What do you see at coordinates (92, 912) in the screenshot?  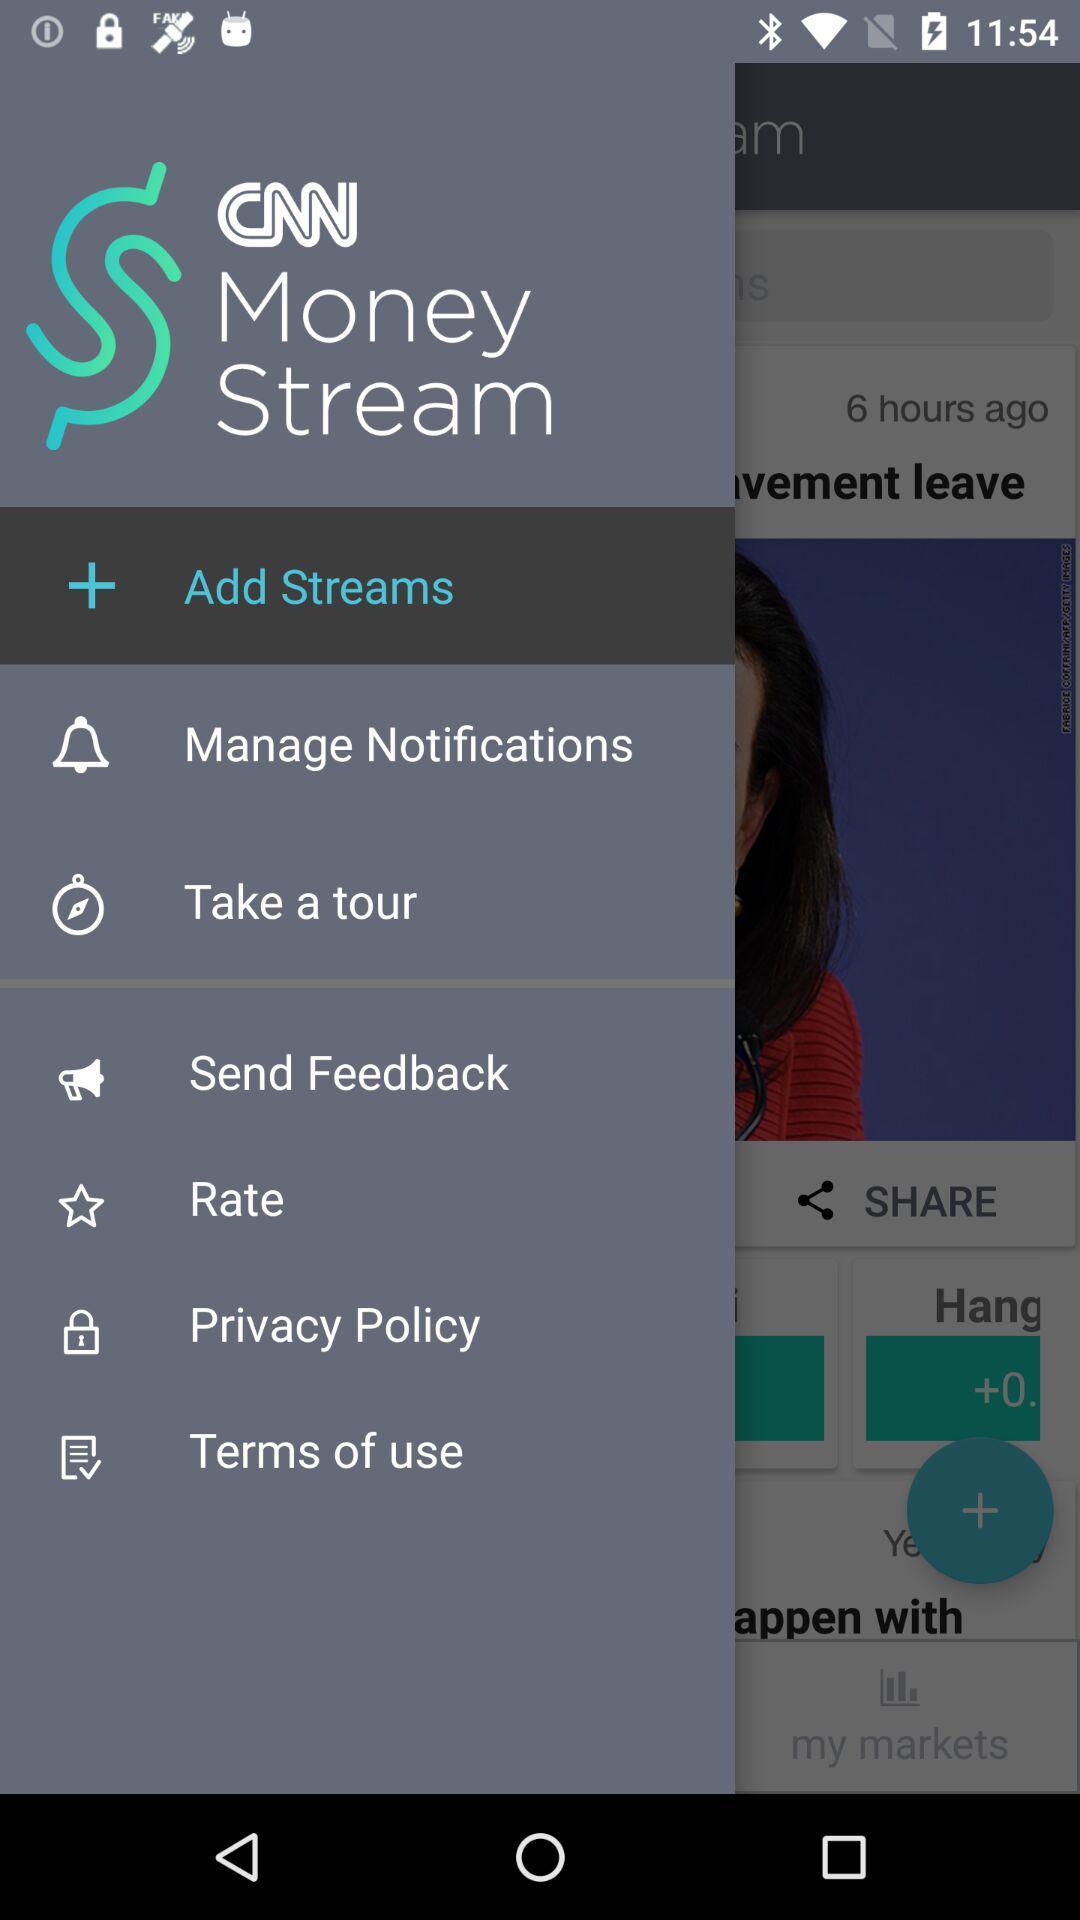 I see `the icon beside take a tour` at bounding box center [92, 912].